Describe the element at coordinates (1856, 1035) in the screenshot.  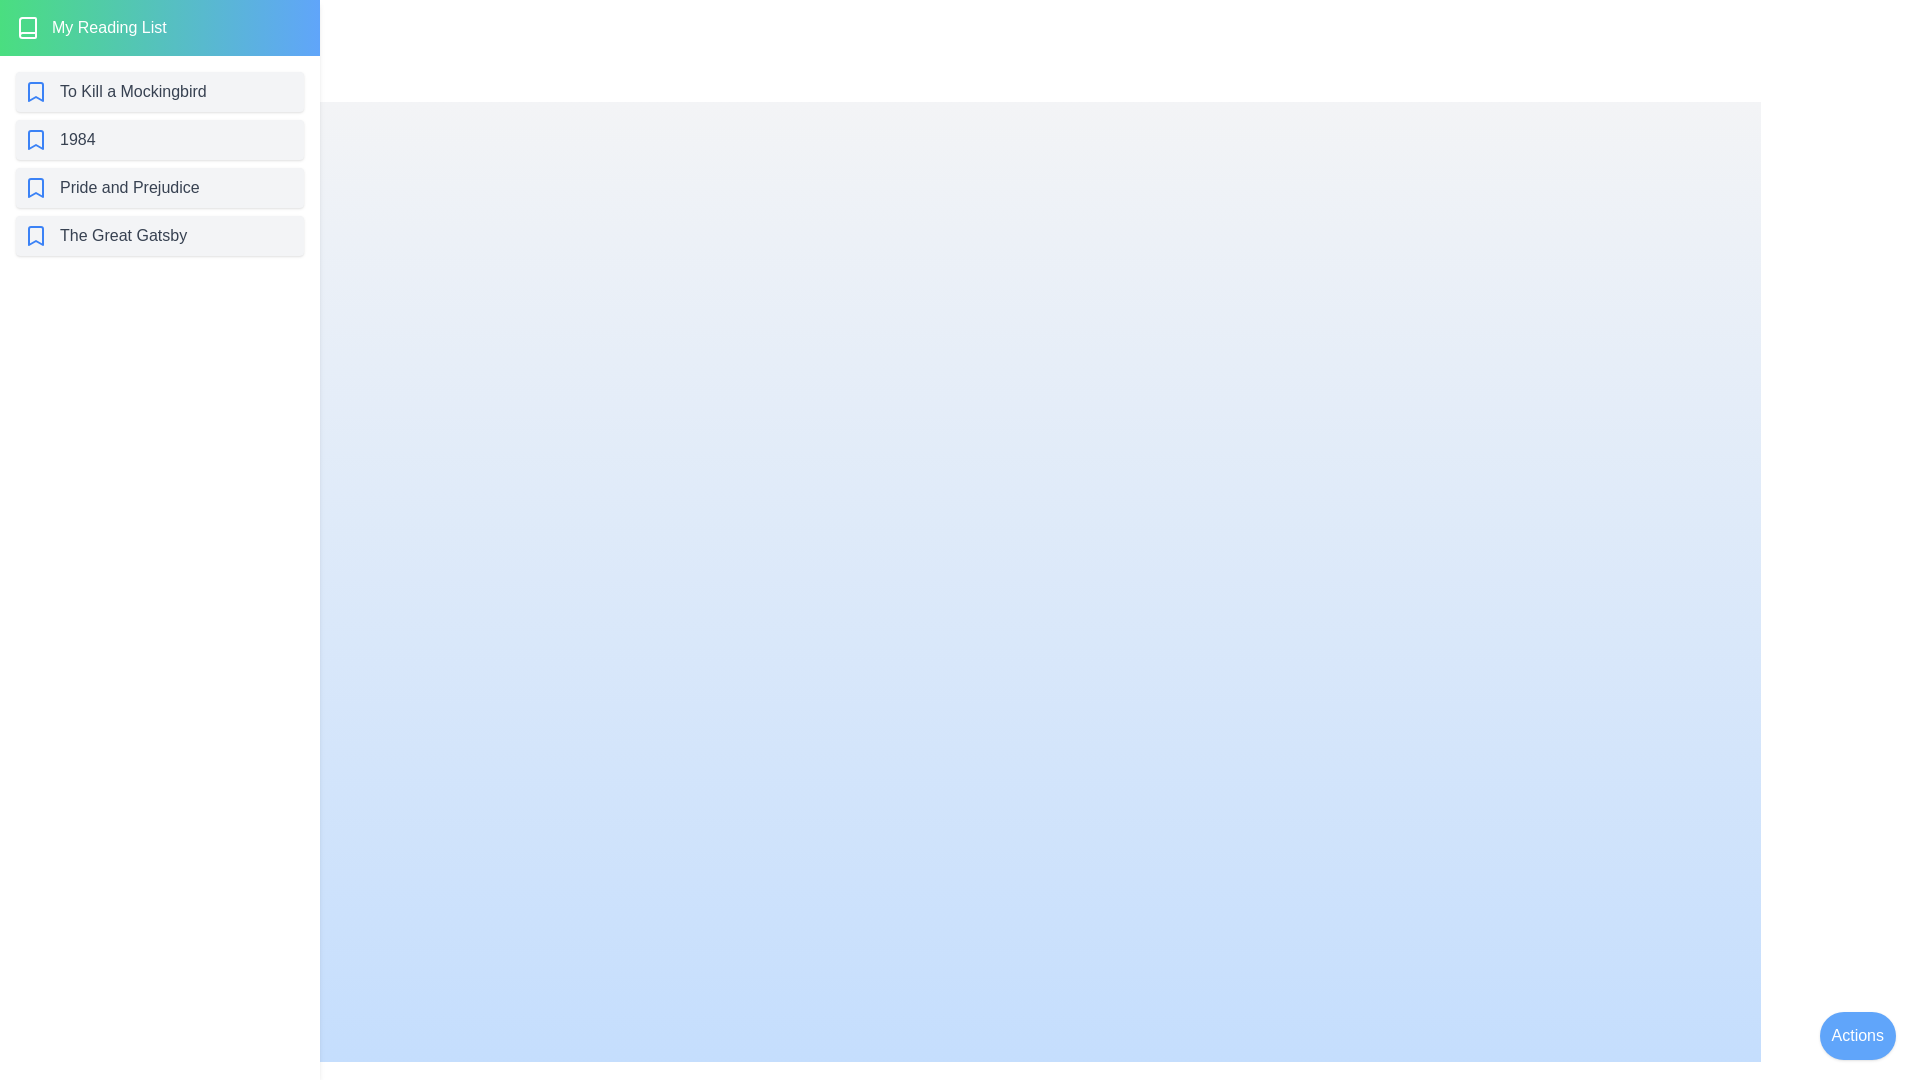
I see `the 'Actions' button located at the bottom-right corner of the screen` at that location.